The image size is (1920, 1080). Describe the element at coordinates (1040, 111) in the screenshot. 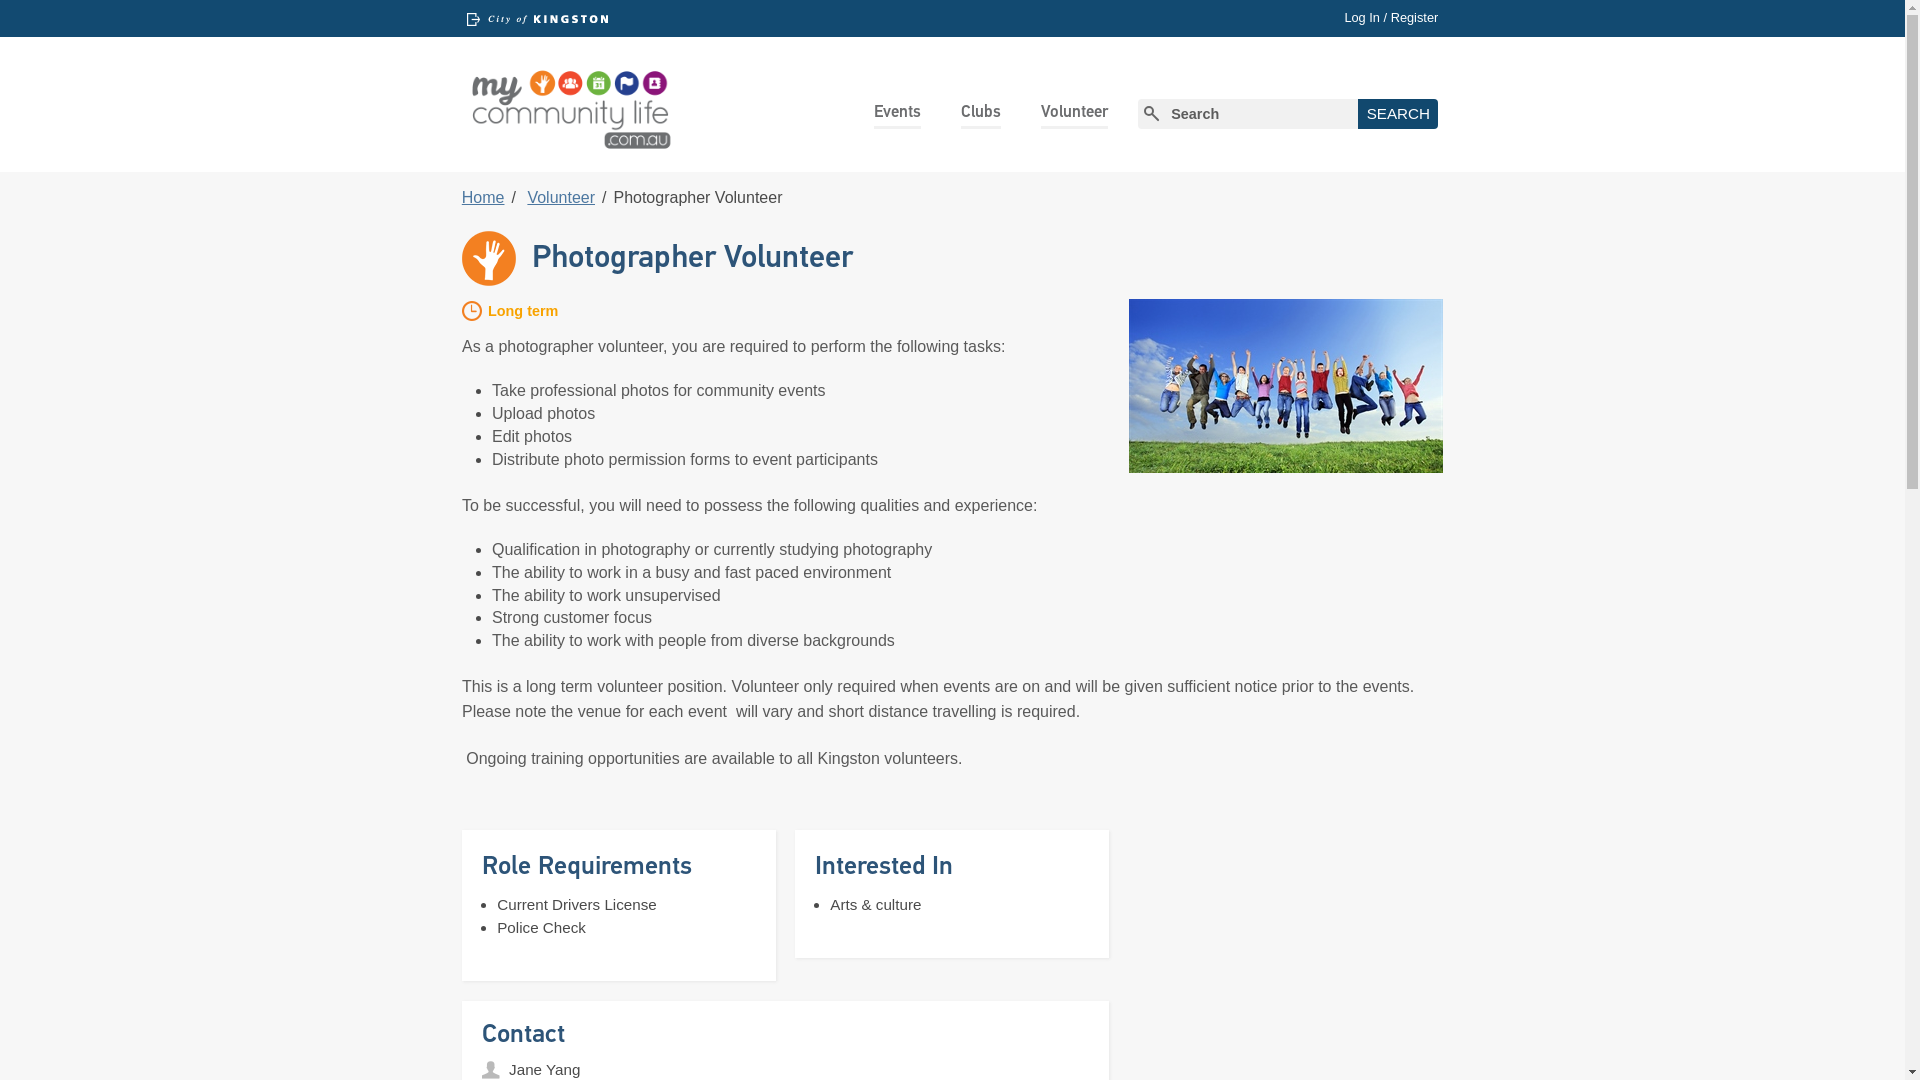

I see `'Volunteer'` at that location.